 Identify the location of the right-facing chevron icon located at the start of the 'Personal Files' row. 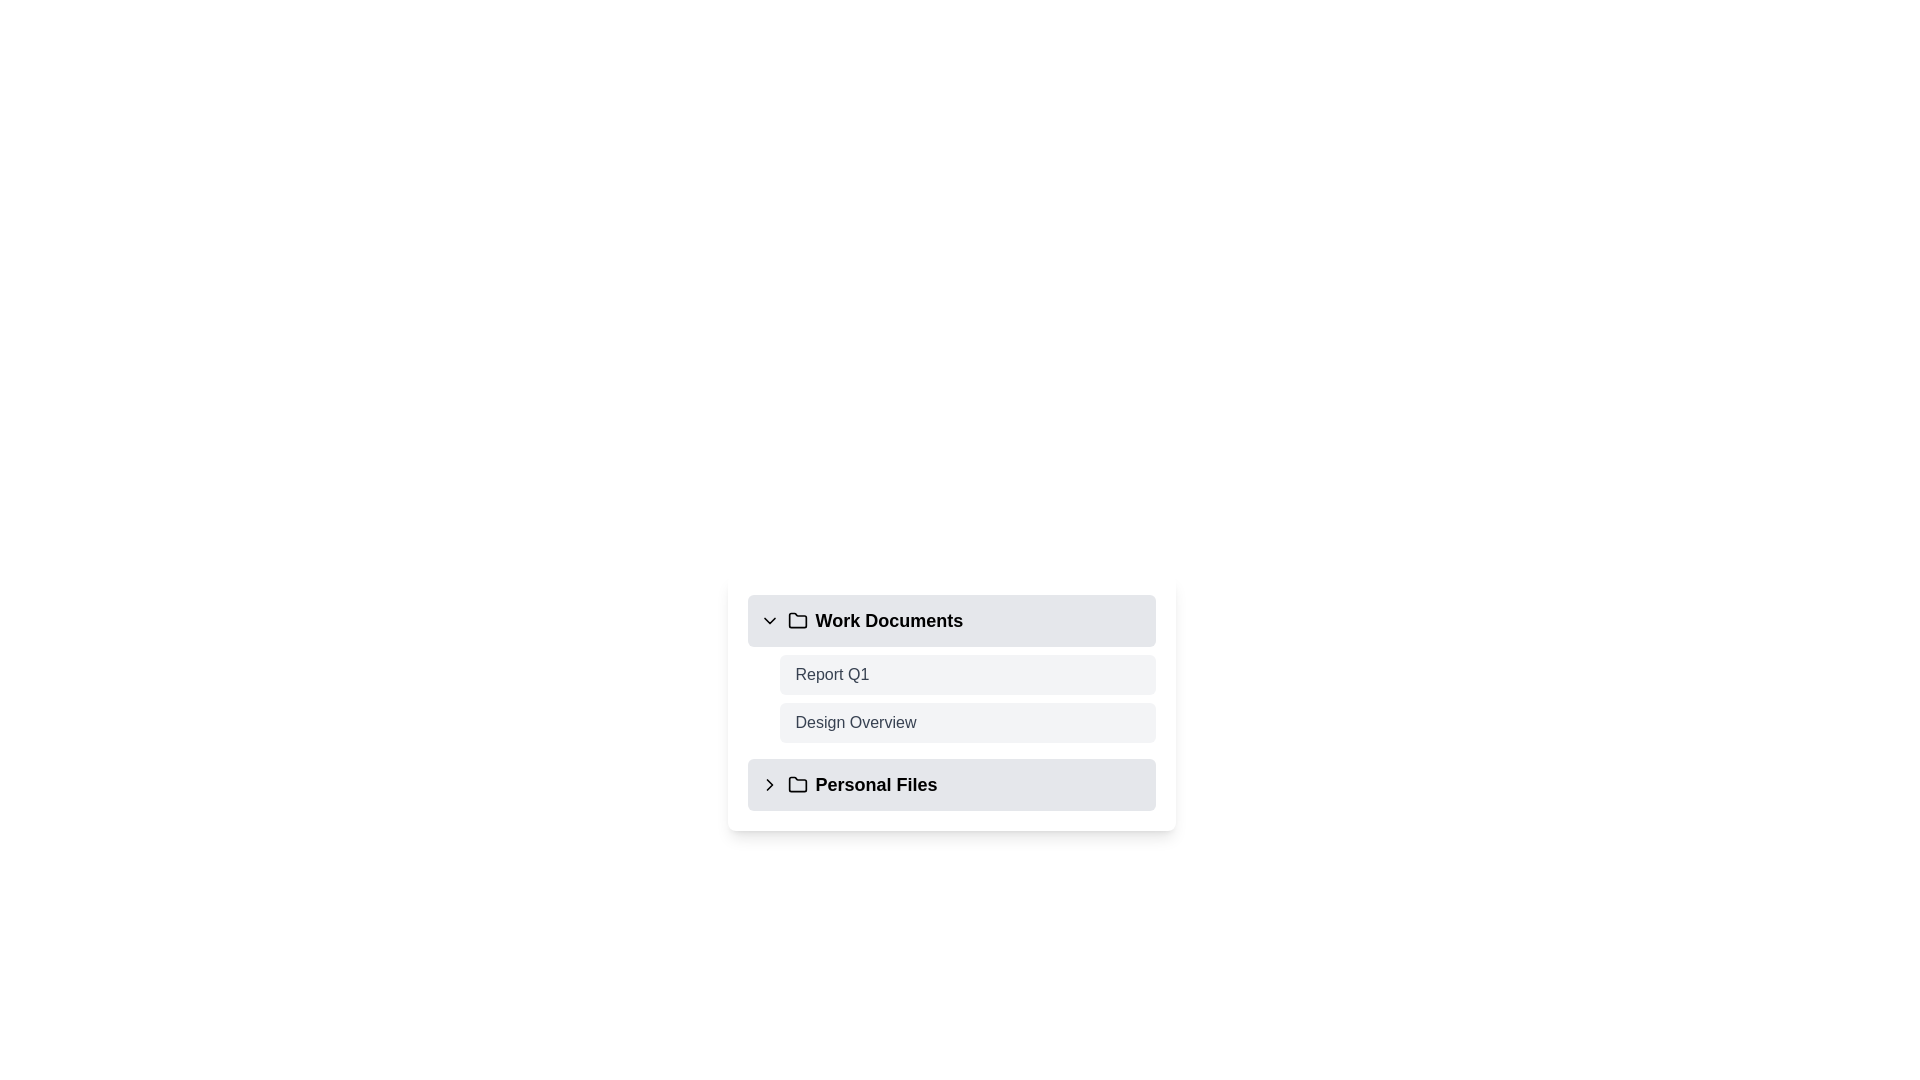
(768, 784).